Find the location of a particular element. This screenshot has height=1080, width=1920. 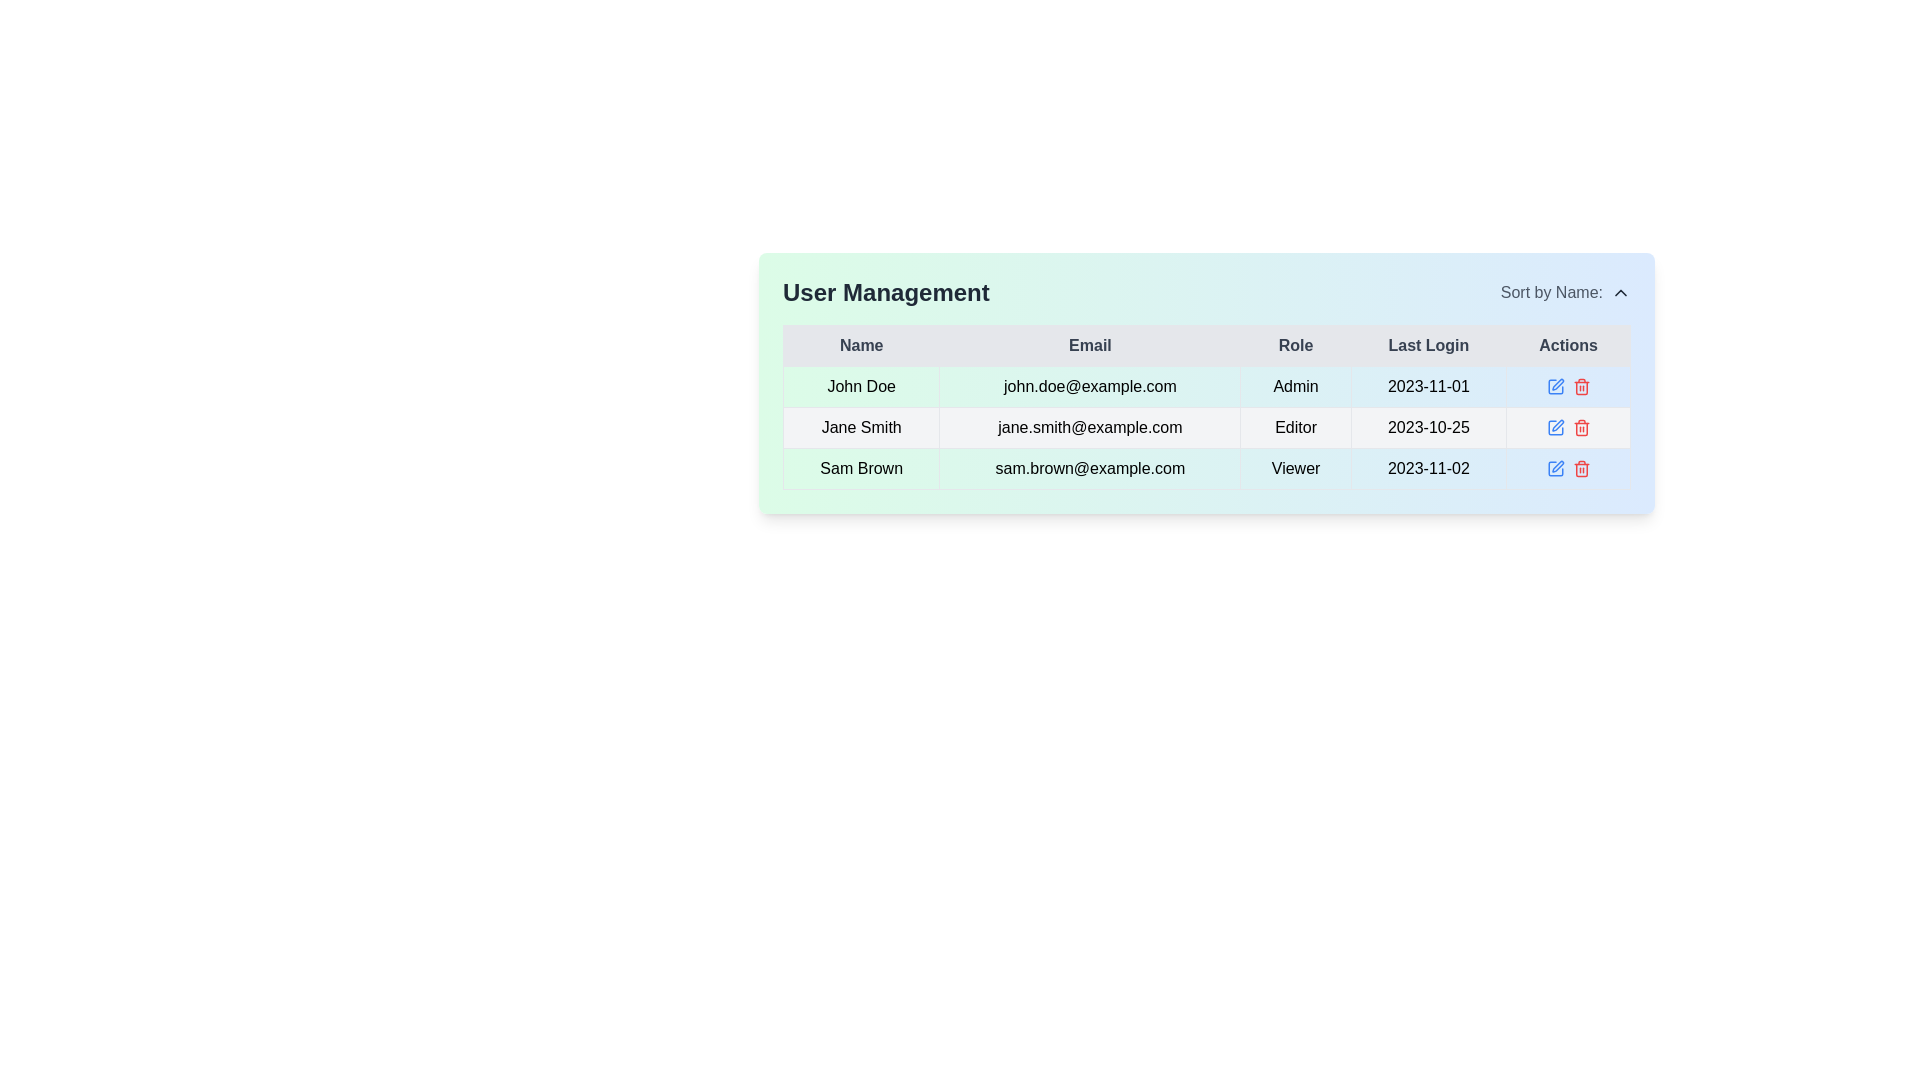

the first row in the user management table that contains details for 'John Doe', highlighting the row is located at coordinates (1205, 386).